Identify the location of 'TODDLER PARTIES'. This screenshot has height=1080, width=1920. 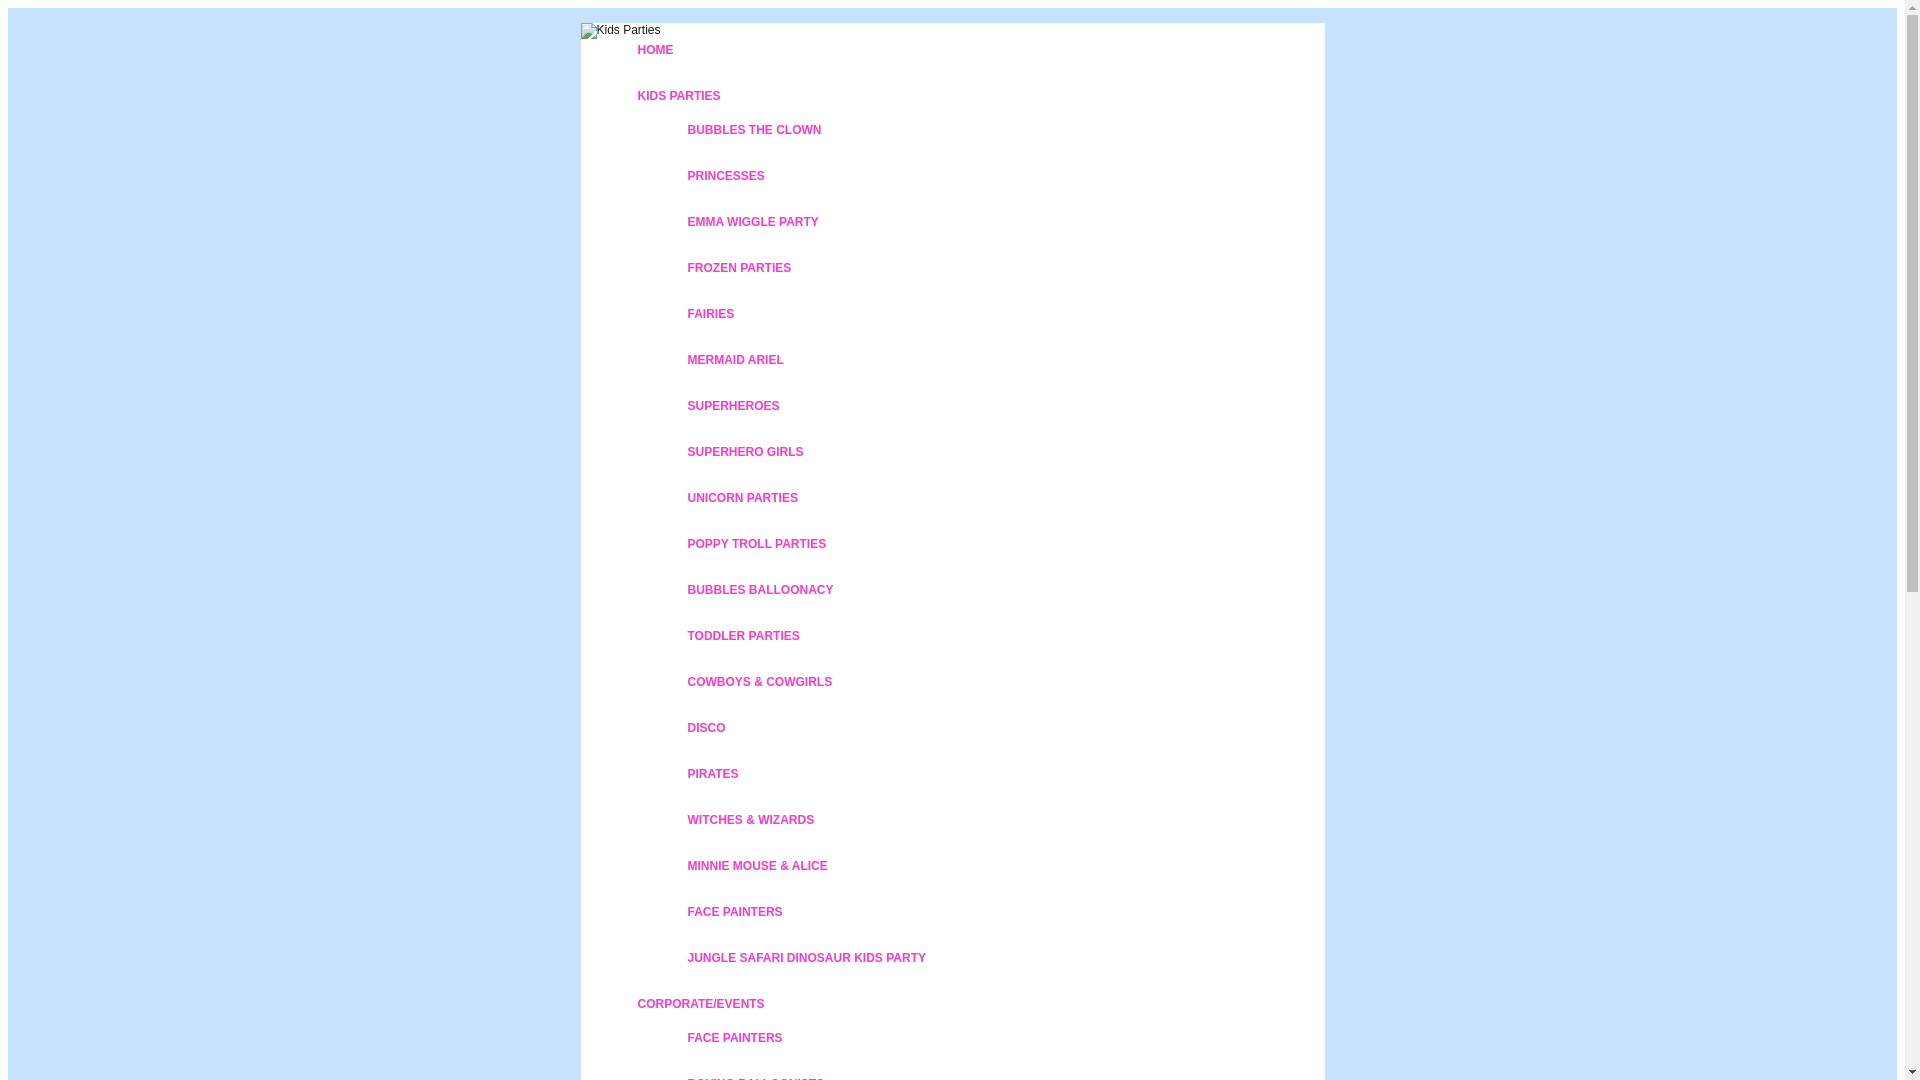
(742, 636).